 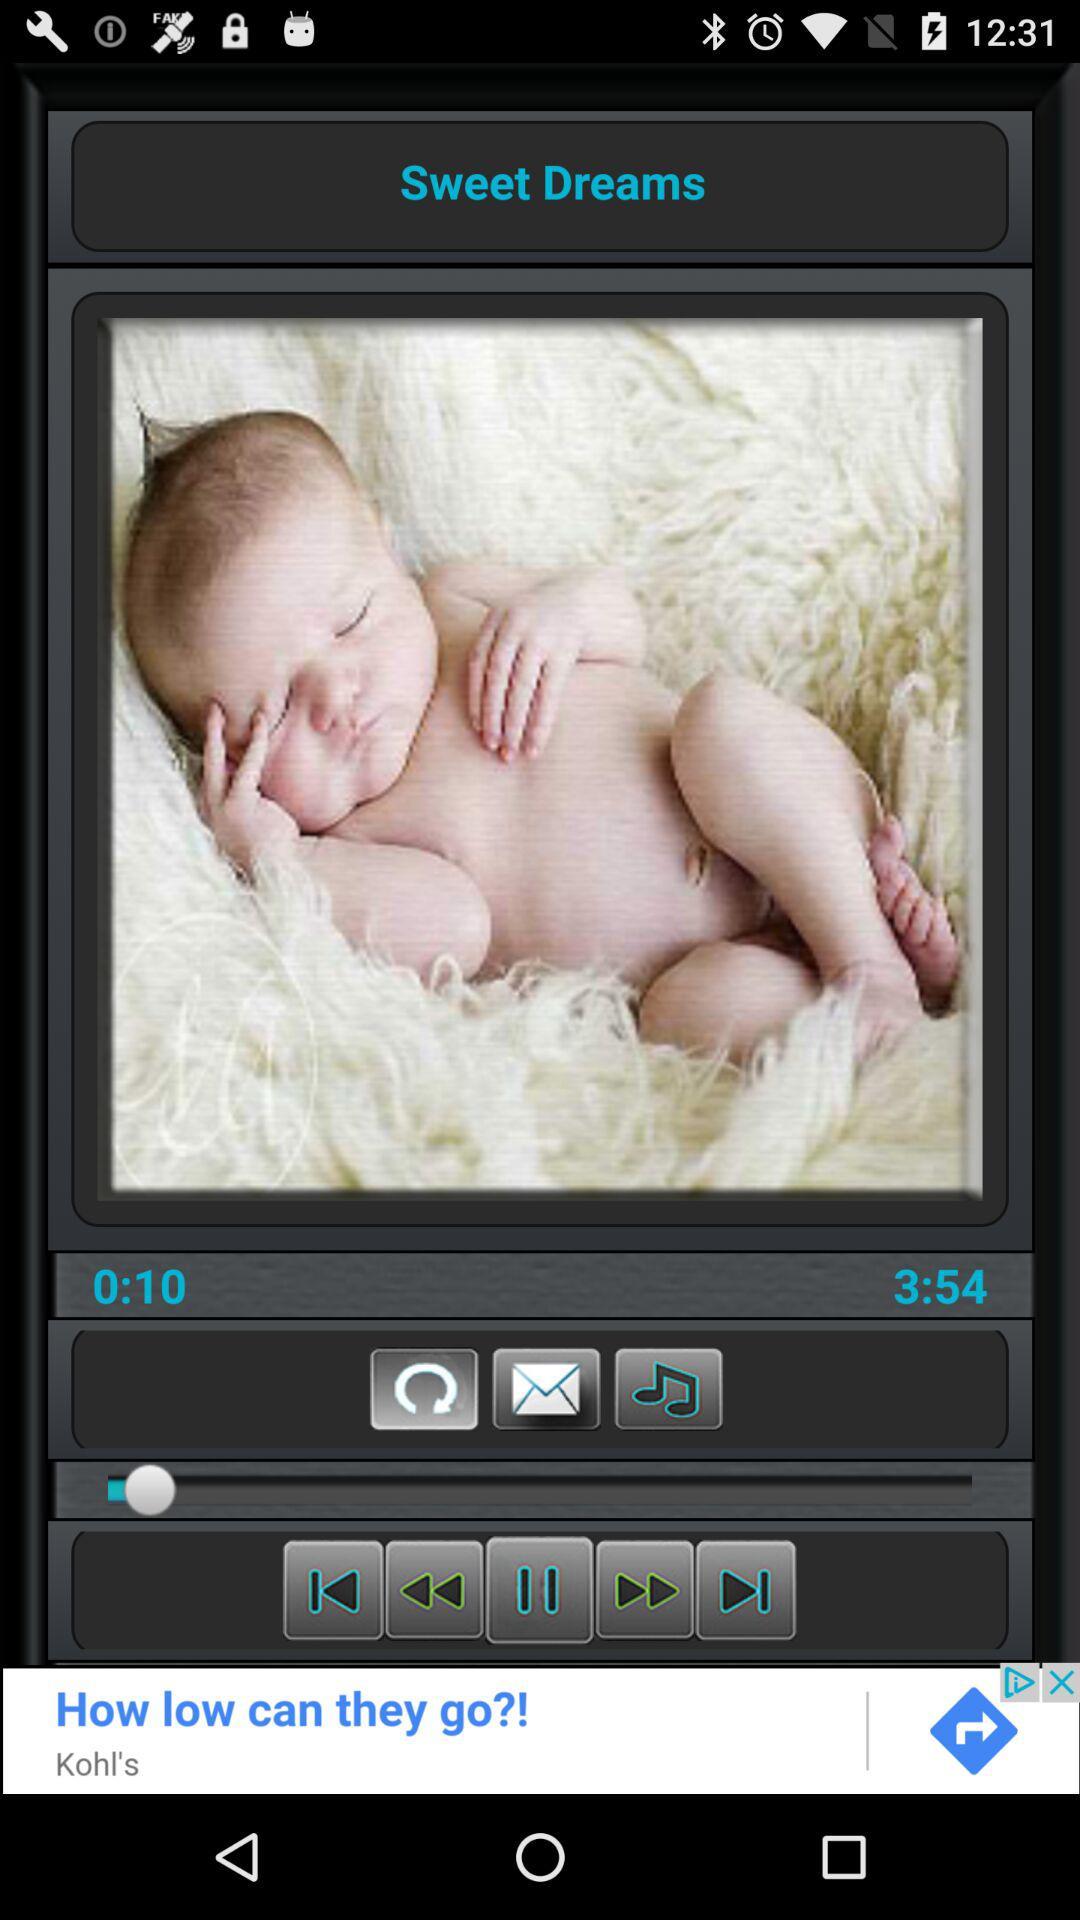 I want to click on the av_rewind icon, so click(x=433, y=1701).